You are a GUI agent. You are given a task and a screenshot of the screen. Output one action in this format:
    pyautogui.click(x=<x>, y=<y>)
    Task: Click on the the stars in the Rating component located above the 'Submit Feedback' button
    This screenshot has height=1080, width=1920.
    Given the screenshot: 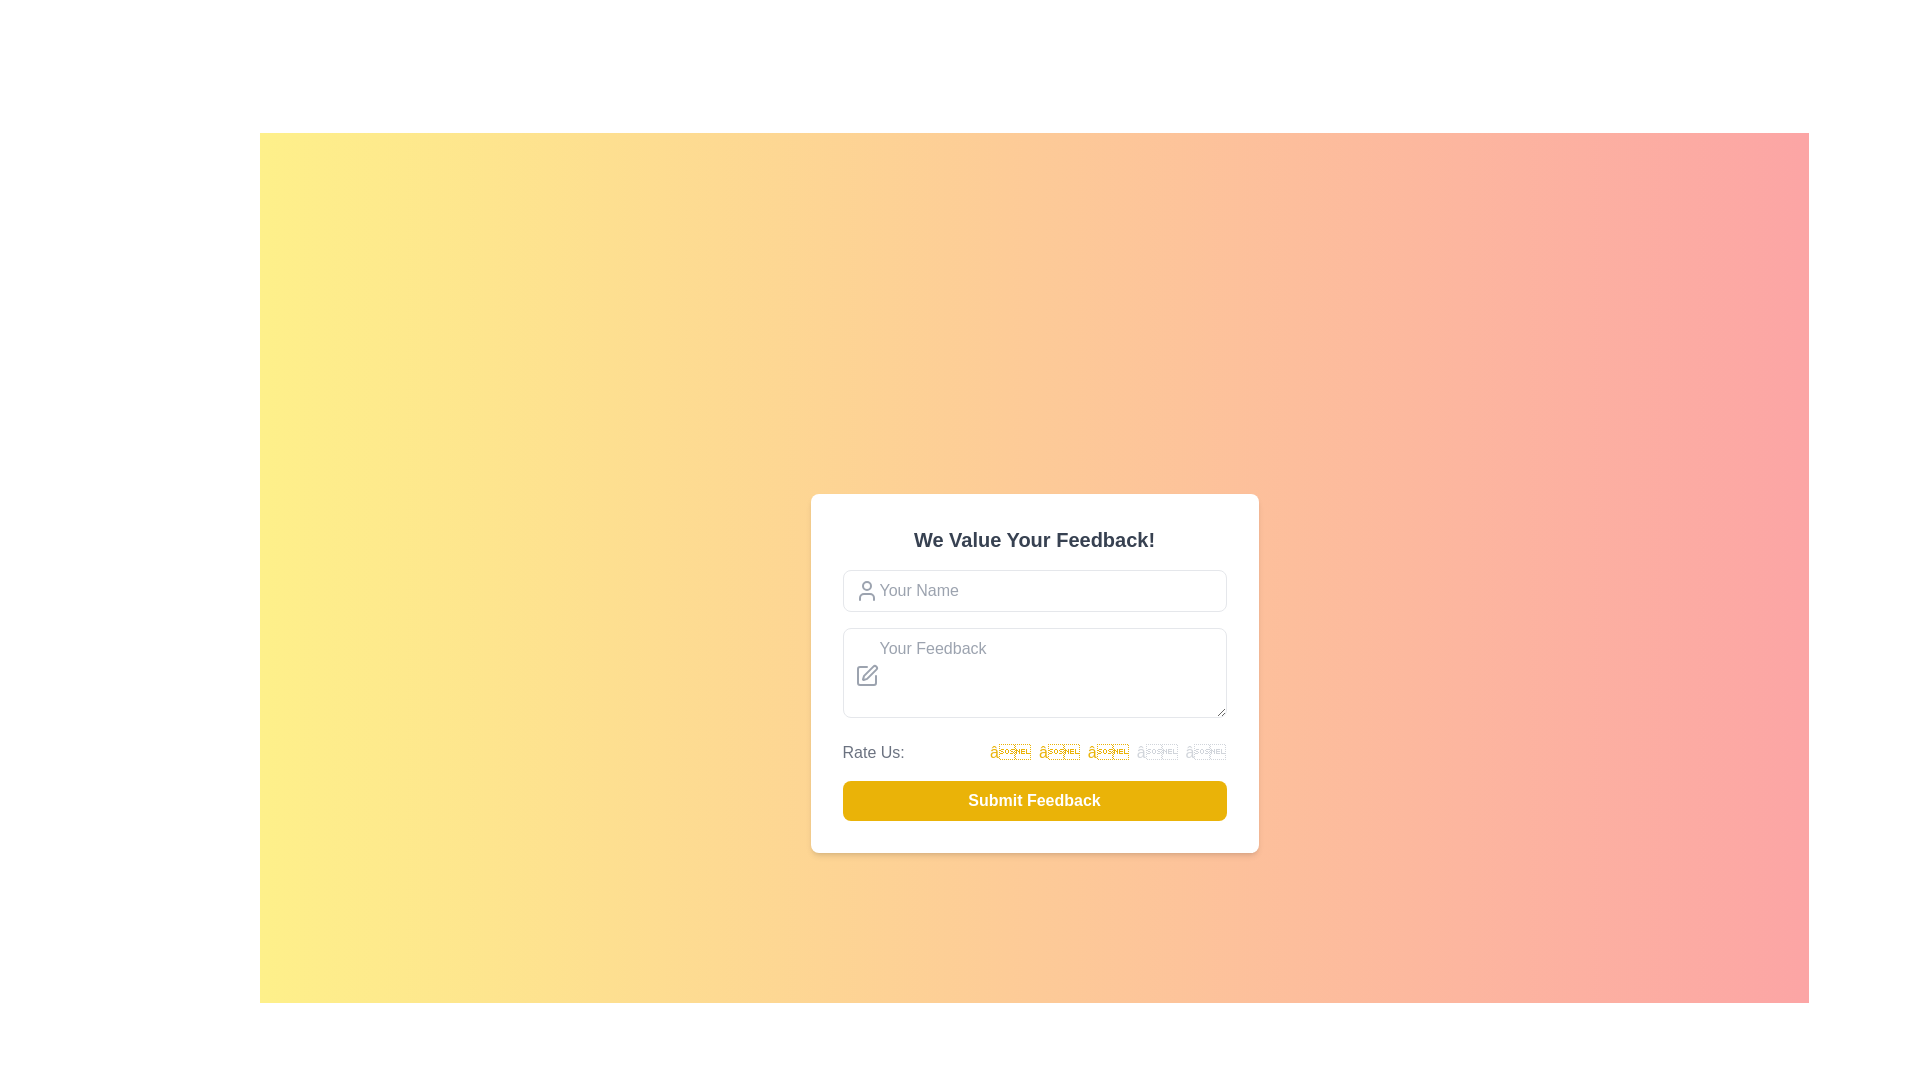 What is the action you would take?
    pyautogui.click(x=1034, y=752)
    